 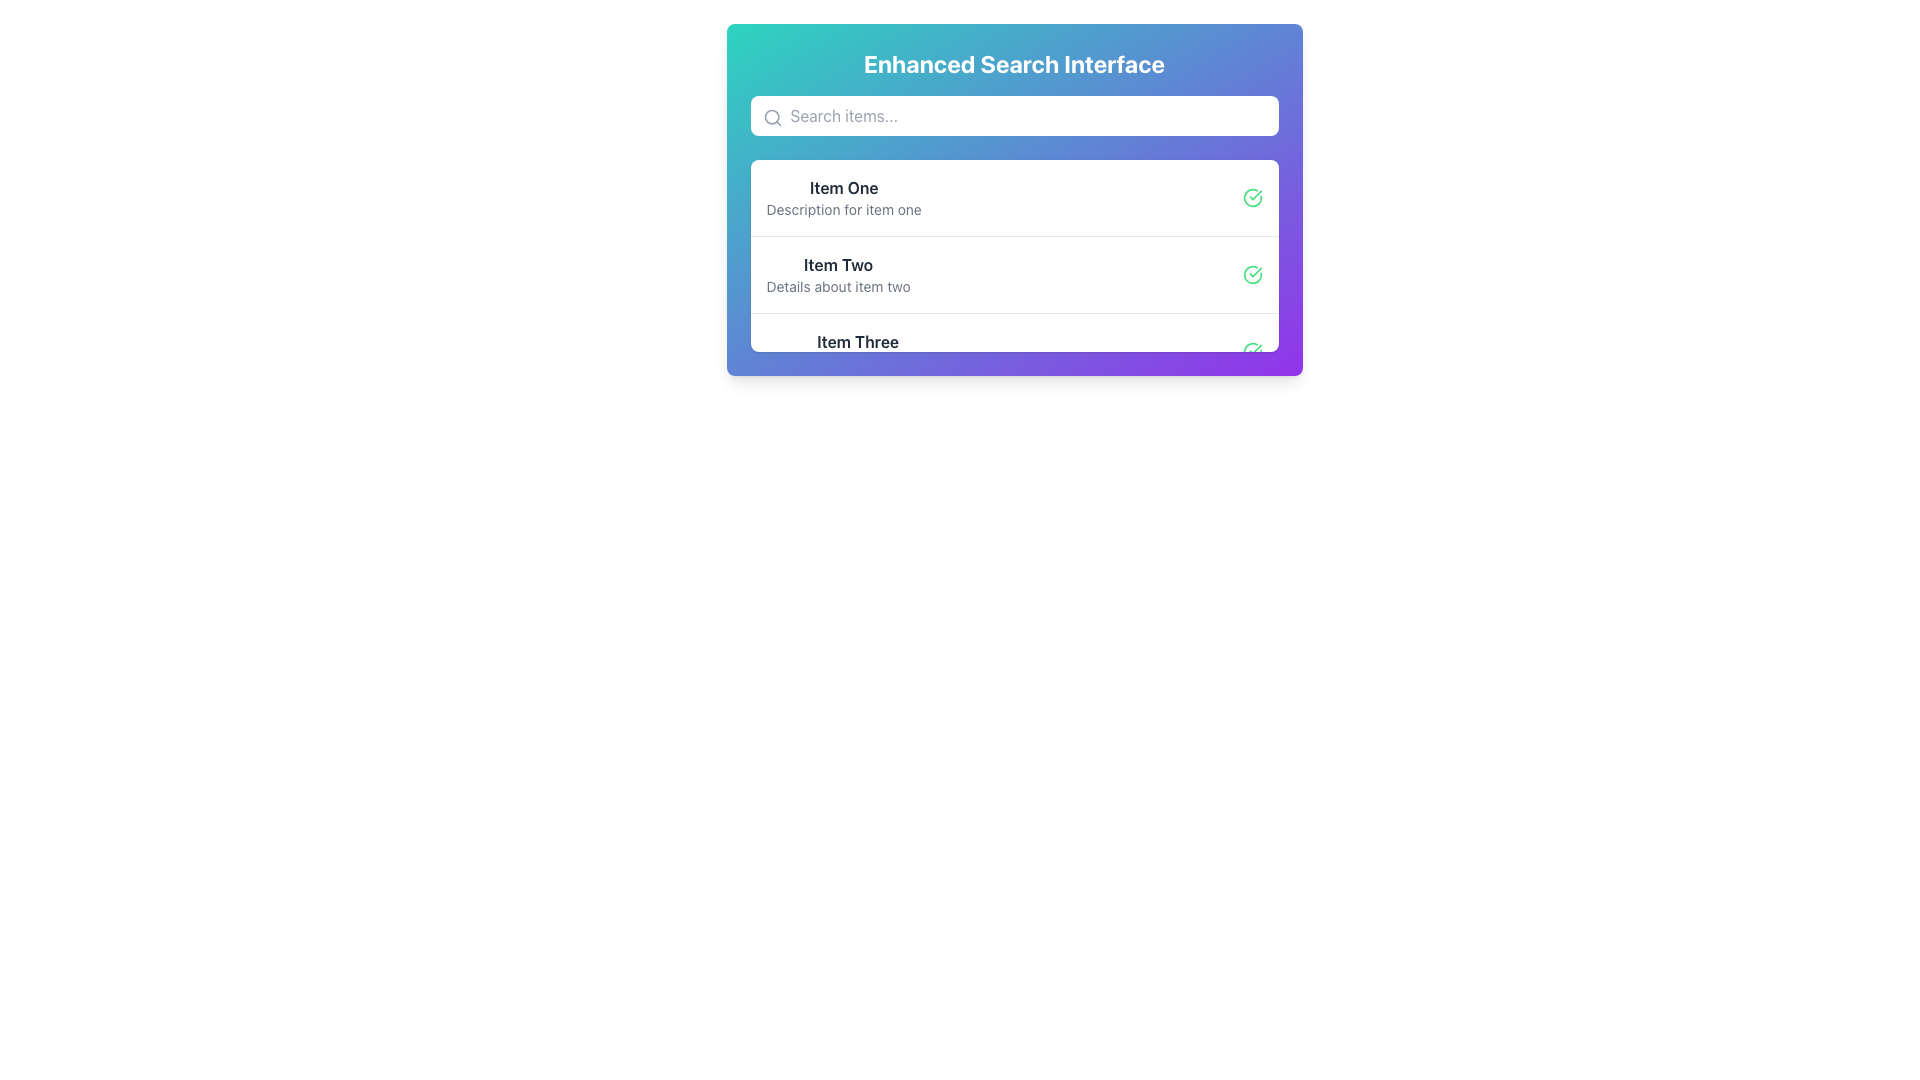 What do you see at coordinates (844, 209) in the screenshot?
I see `the text label that reads 'Description for item one', which is styled in a smaller gray font and located directly below the bold 'Item One' label in the first entry of the item list` at bounding box center [844, 209].